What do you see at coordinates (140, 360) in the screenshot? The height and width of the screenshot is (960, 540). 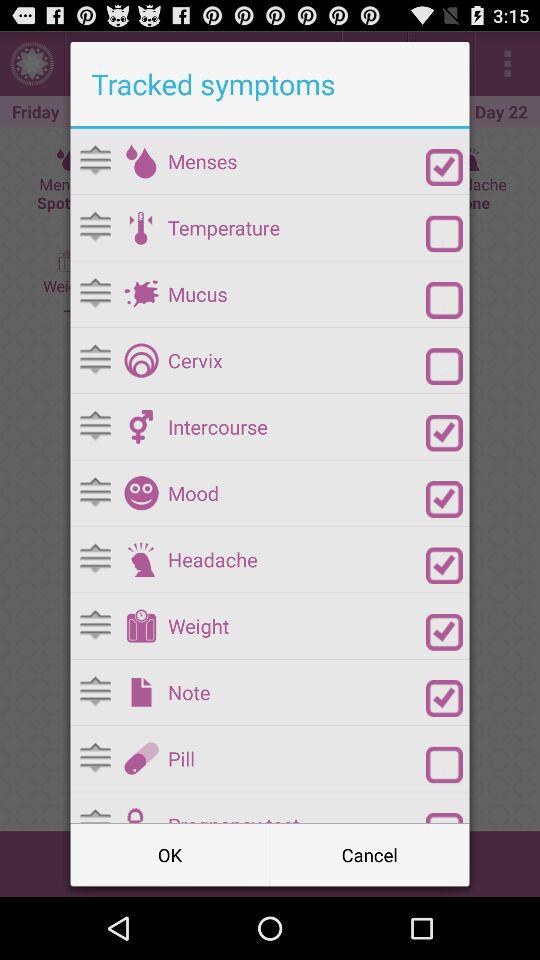 I see `cervix tracked symbol` at bounding box center [140, 360].